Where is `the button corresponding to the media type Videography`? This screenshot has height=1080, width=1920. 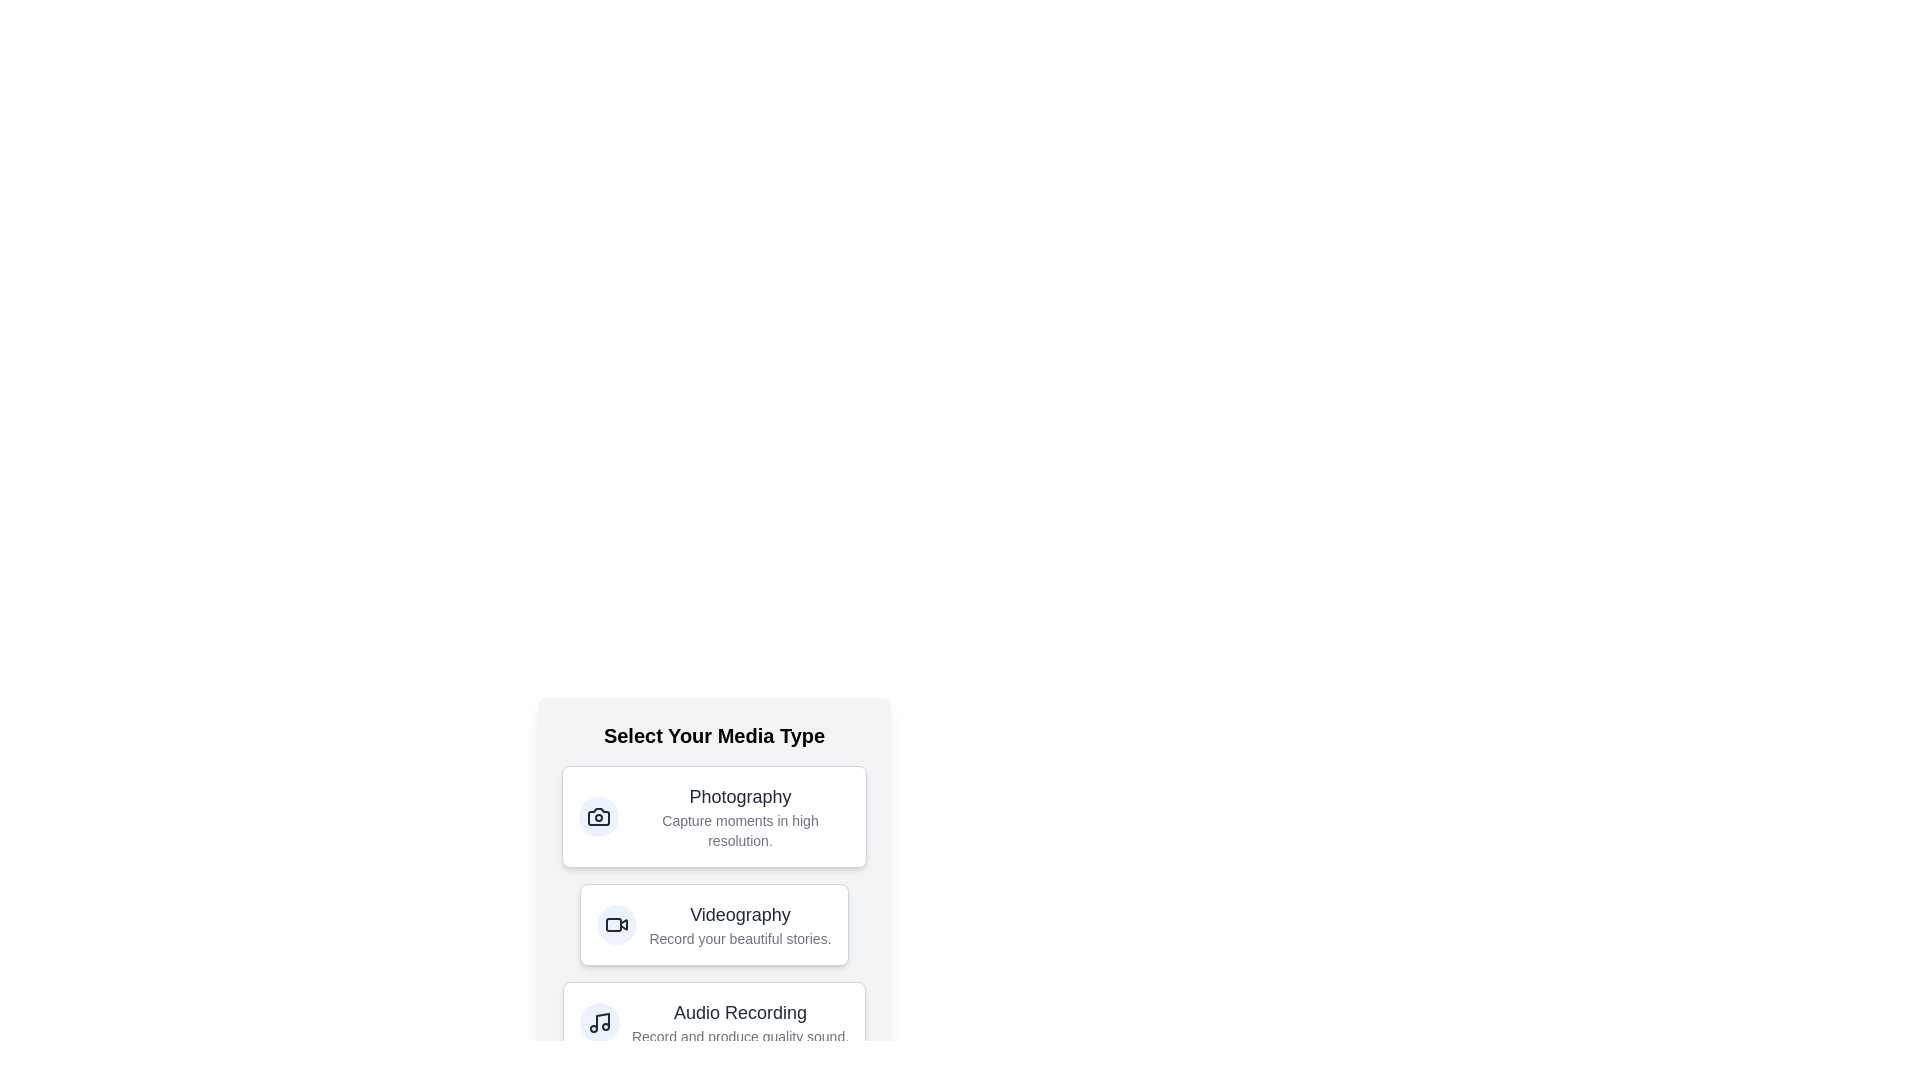
the button corresponding to the media type Videography is located at coordinates (714, 925).